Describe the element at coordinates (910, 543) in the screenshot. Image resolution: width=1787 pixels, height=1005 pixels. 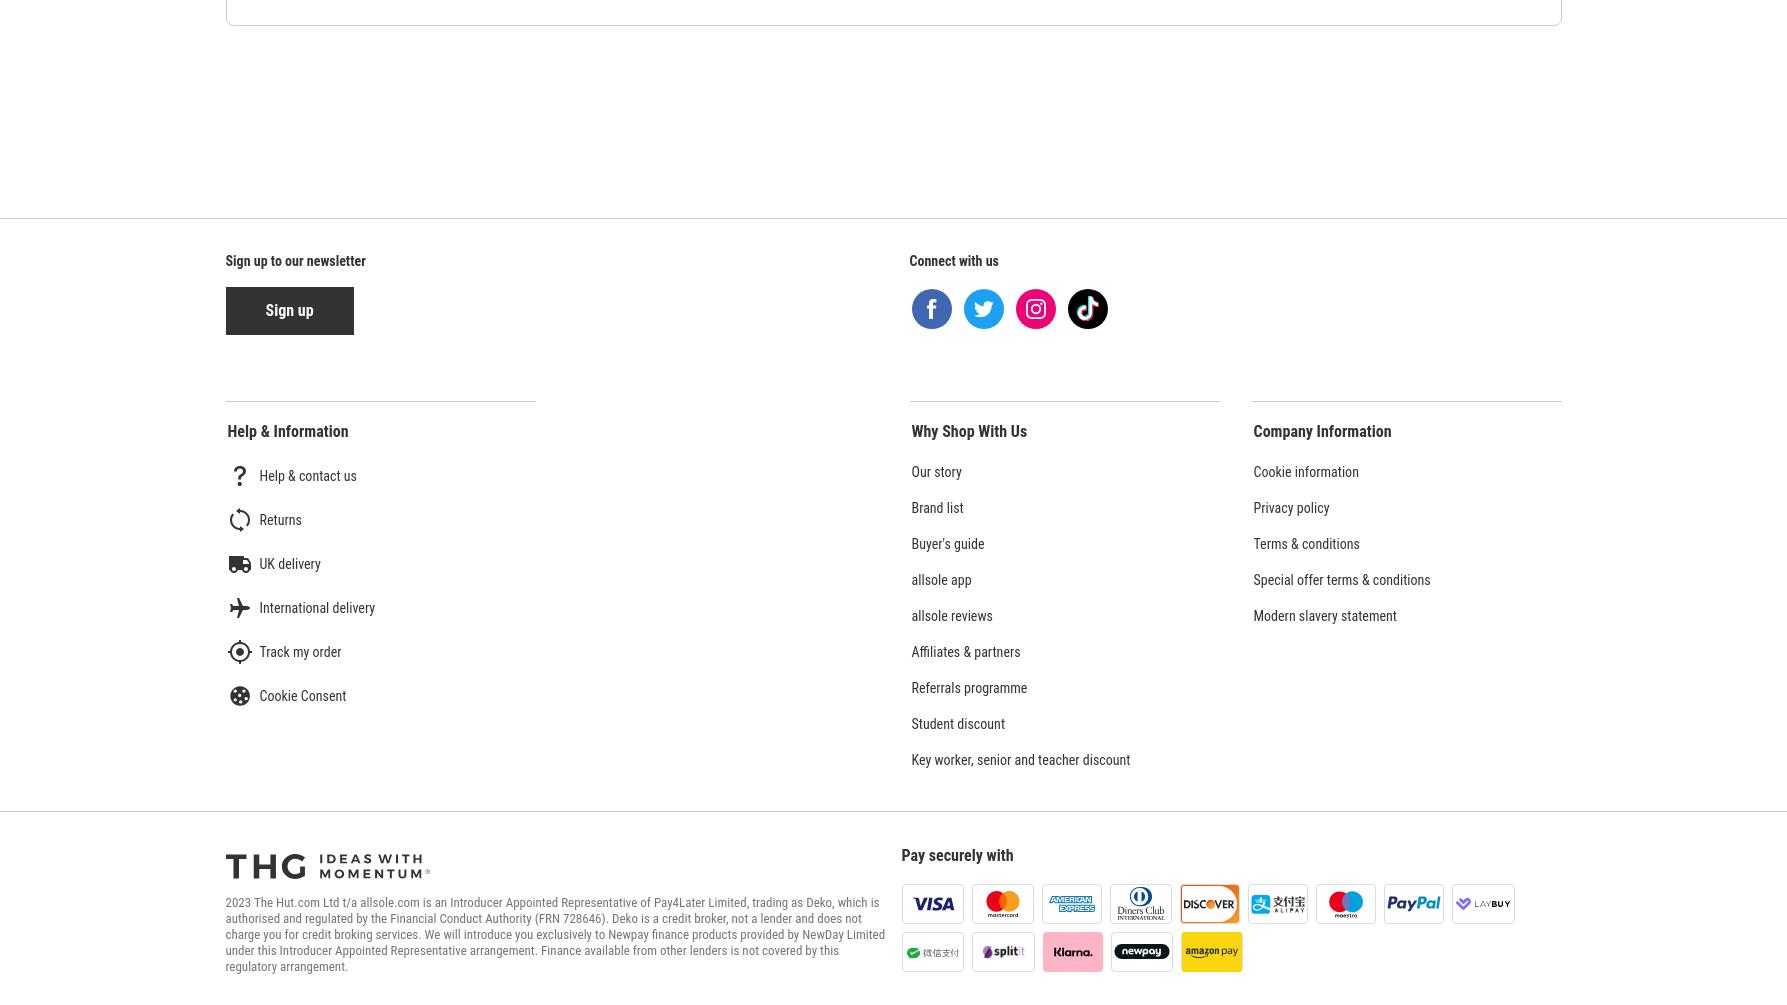
I see `'Buyer's guide'` at that location.